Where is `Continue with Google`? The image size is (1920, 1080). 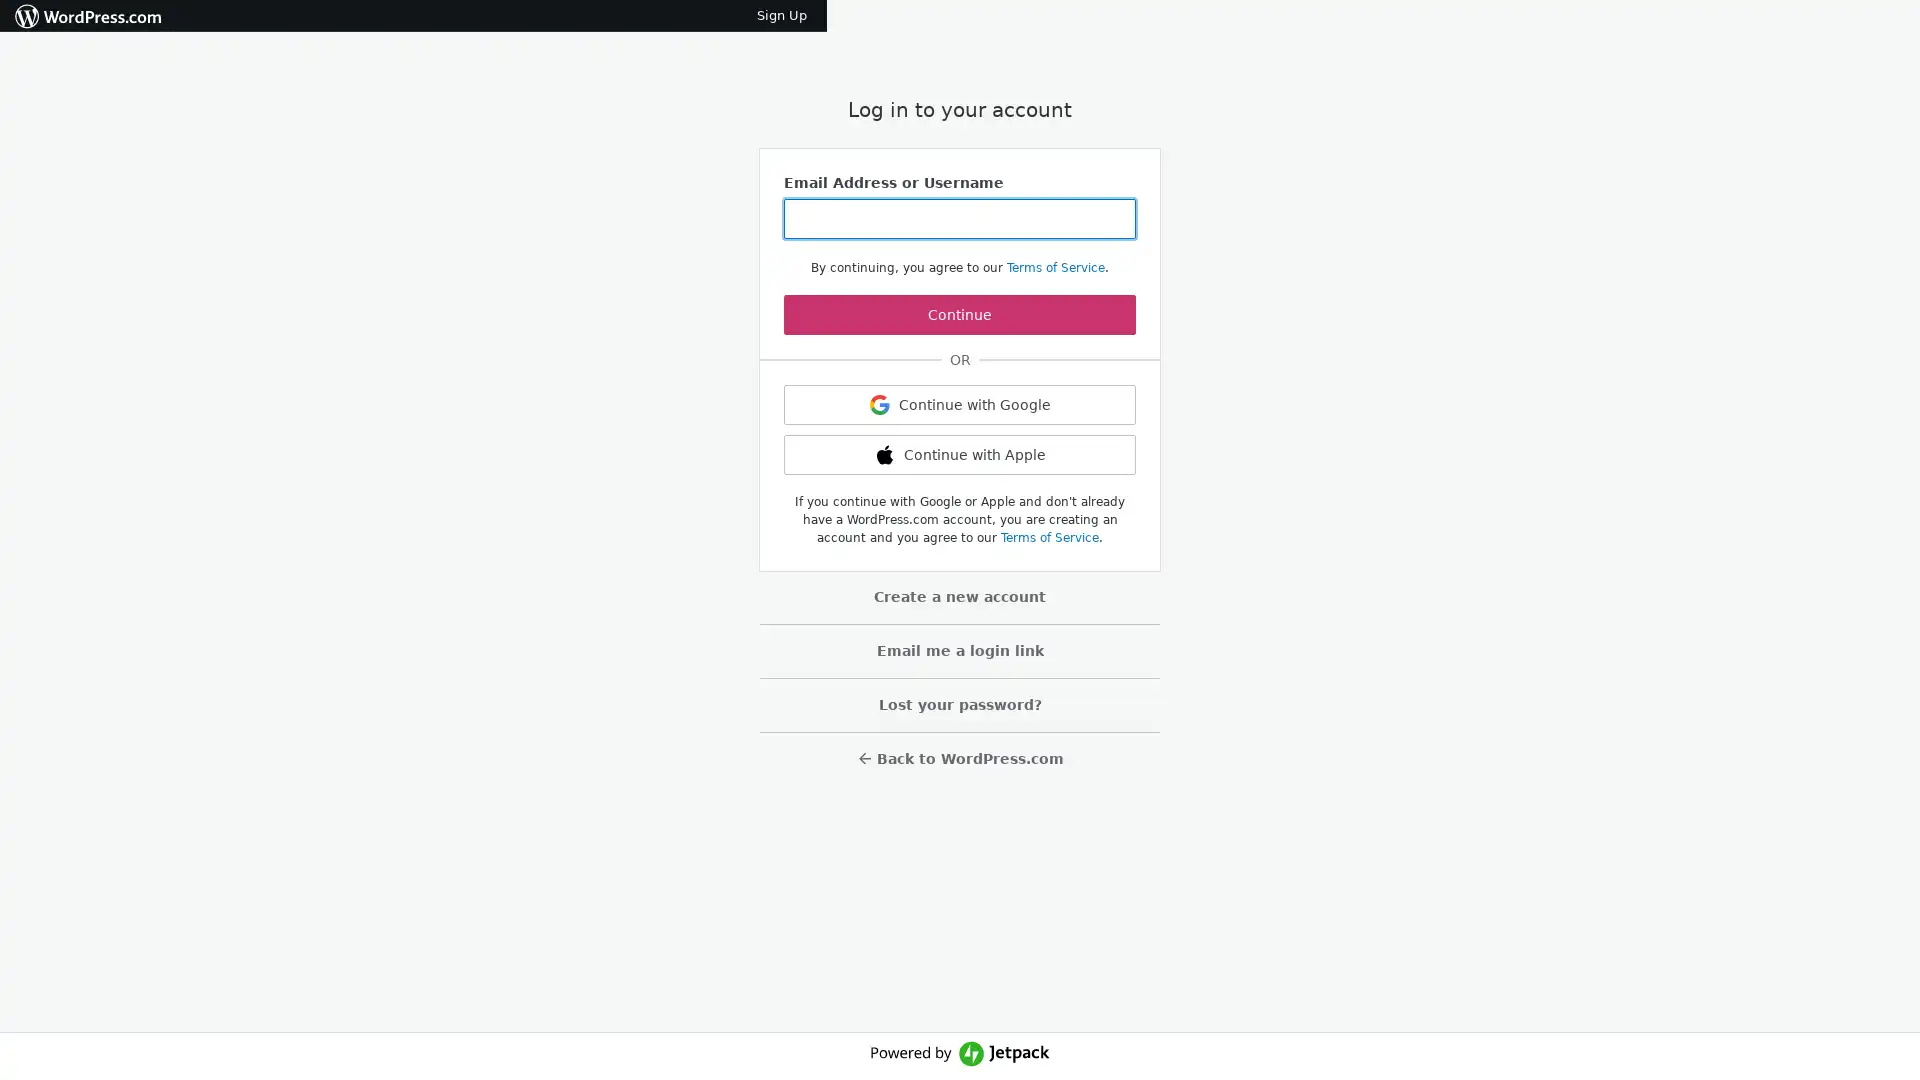 Continue with Google is located at coordinates (960, 405).